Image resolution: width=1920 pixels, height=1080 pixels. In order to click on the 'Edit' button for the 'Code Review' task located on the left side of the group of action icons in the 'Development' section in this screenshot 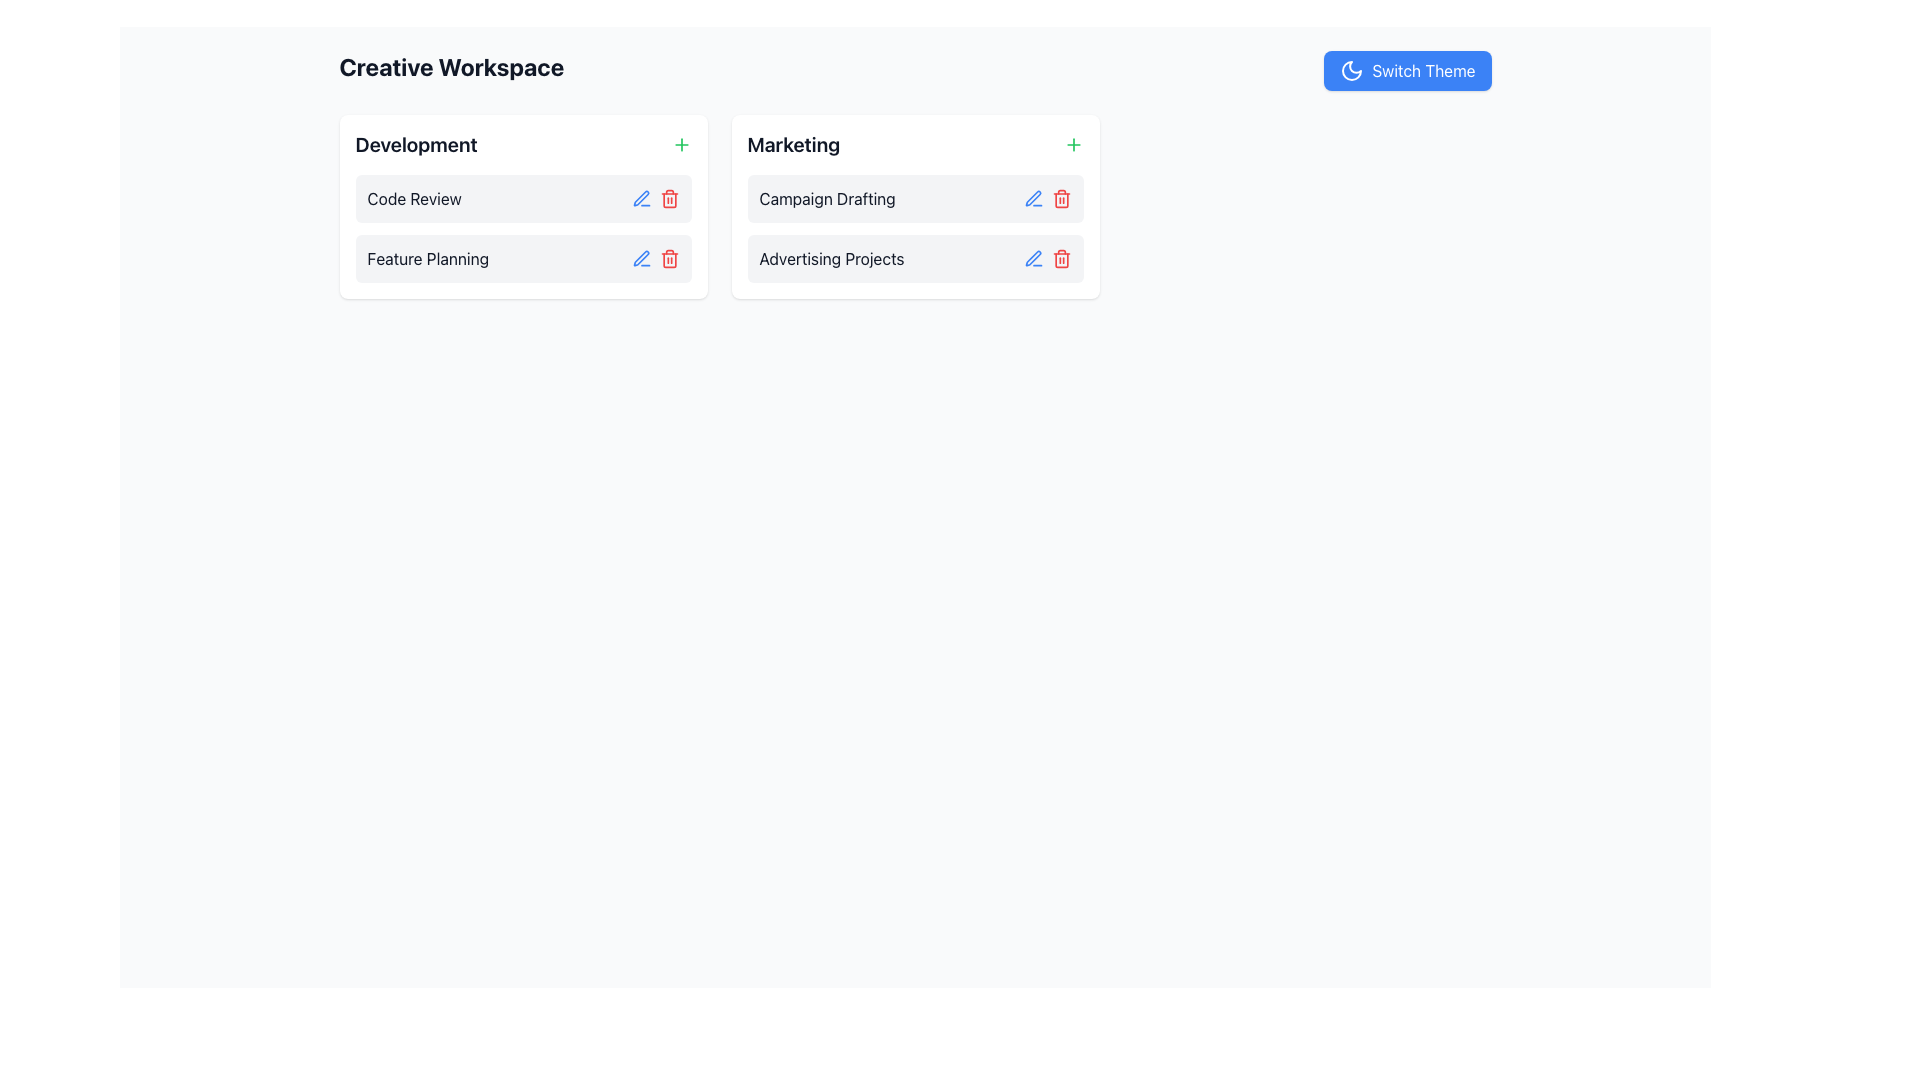, I will do `click(641, 199)`.